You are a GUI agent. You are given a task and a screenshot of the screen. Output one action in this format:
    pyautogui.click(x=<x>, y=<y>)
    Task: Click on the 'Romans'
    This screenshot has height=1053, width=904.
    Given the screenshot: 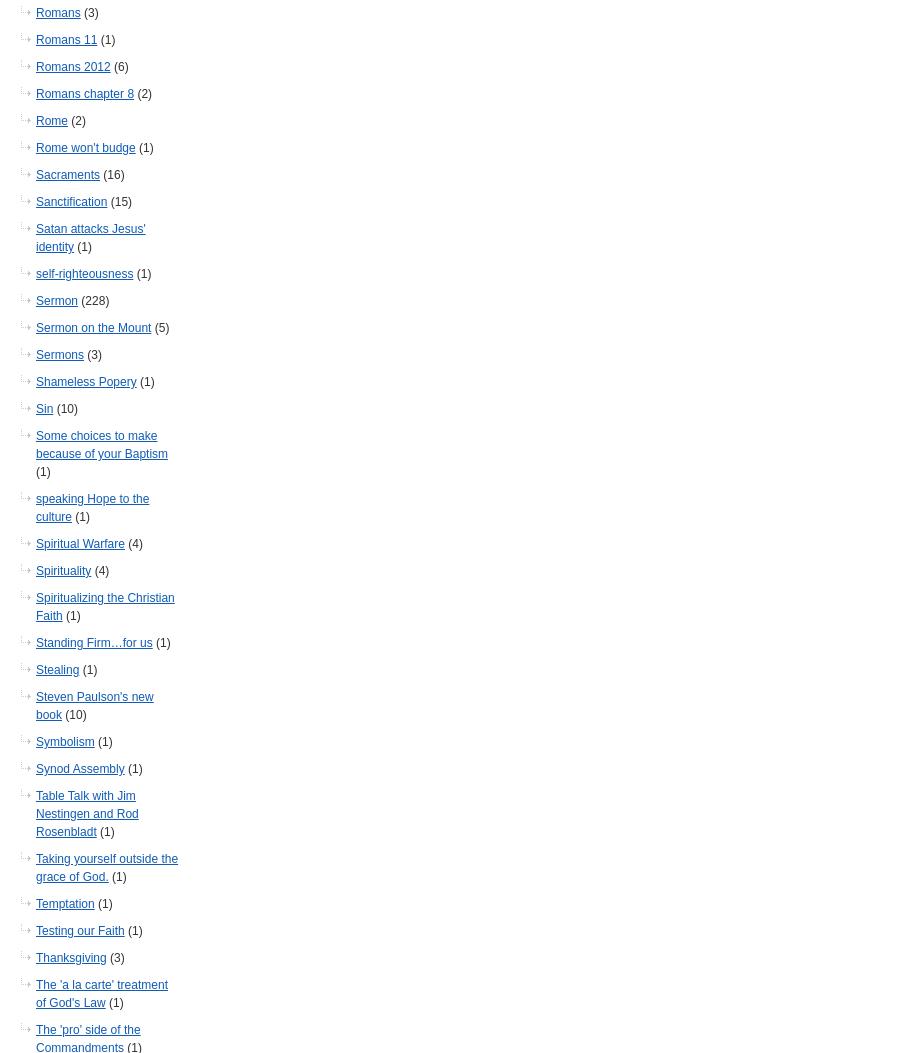 What is the action you would take?
    pyautogui.click(x=58, y=12)
    